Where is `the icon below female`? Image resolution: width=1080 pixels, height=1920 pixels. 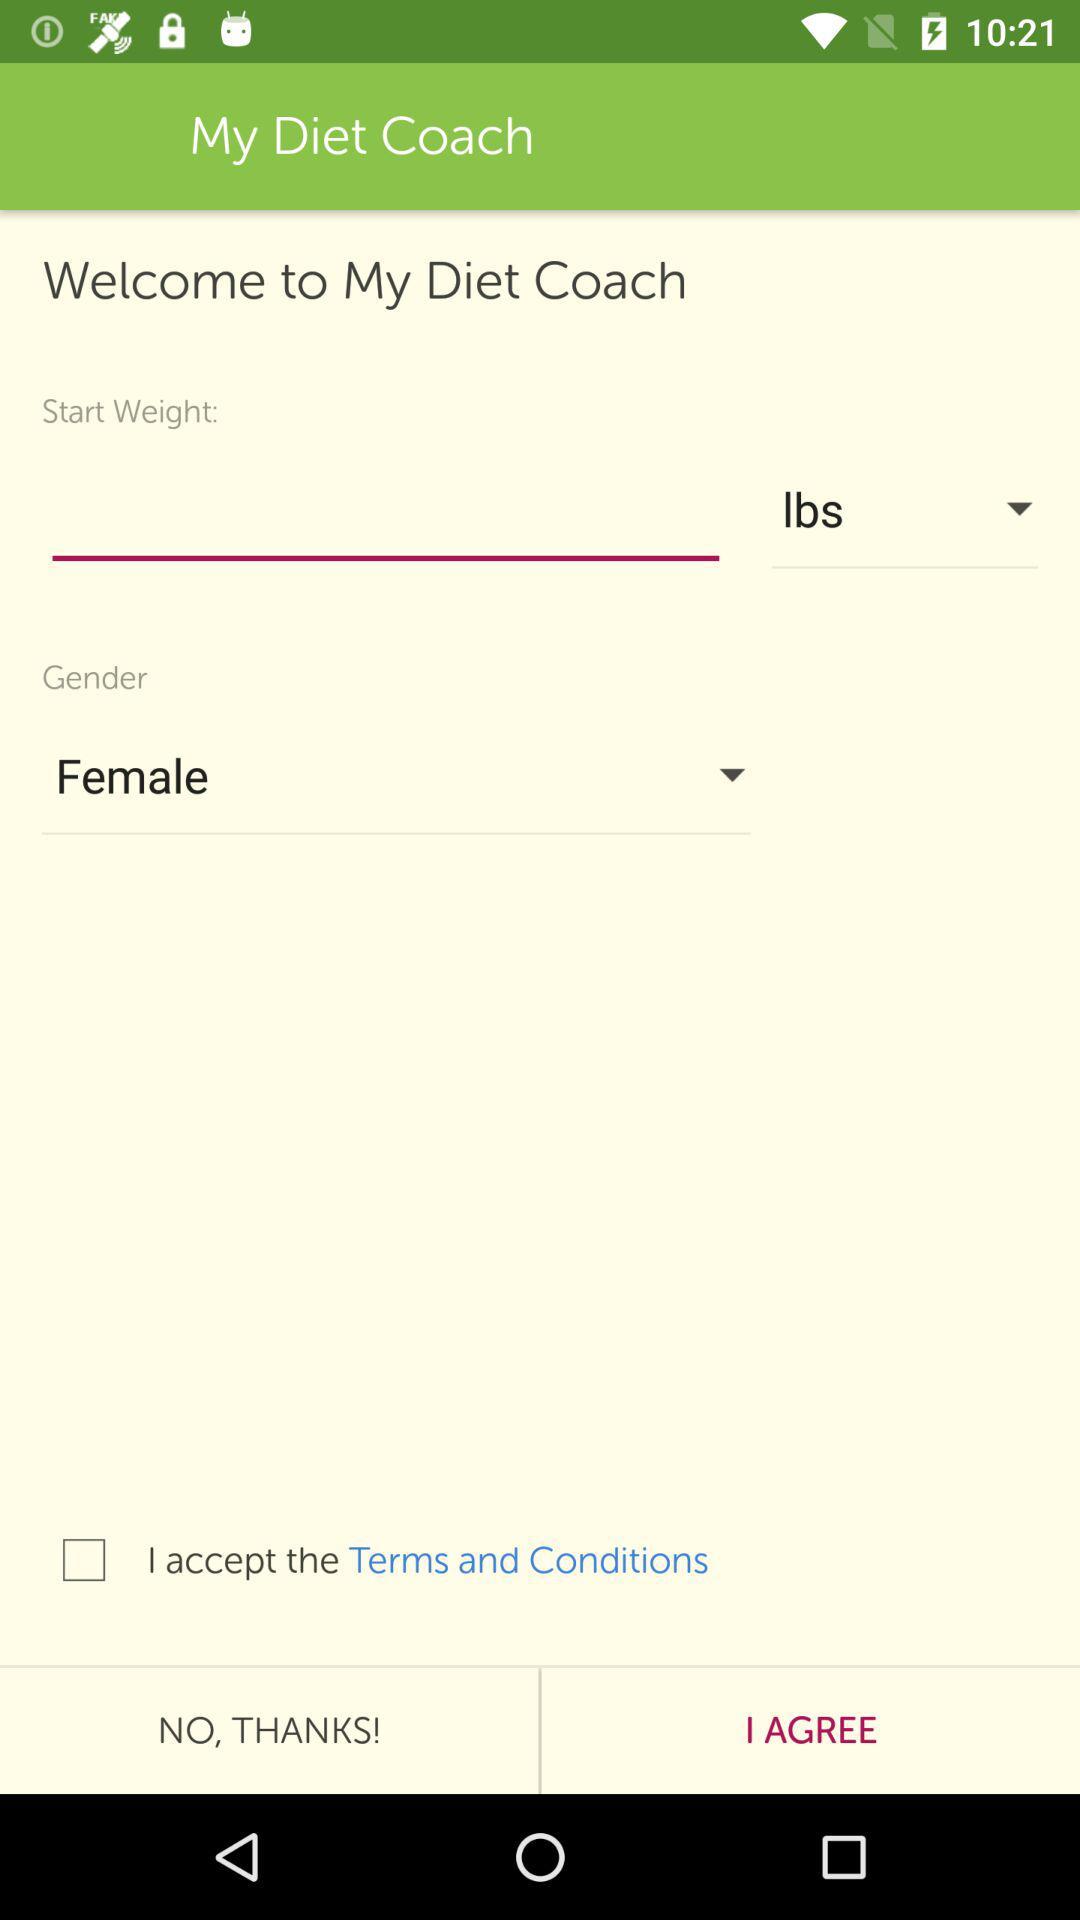 the icon below female is located at coordinates (549, 1559).